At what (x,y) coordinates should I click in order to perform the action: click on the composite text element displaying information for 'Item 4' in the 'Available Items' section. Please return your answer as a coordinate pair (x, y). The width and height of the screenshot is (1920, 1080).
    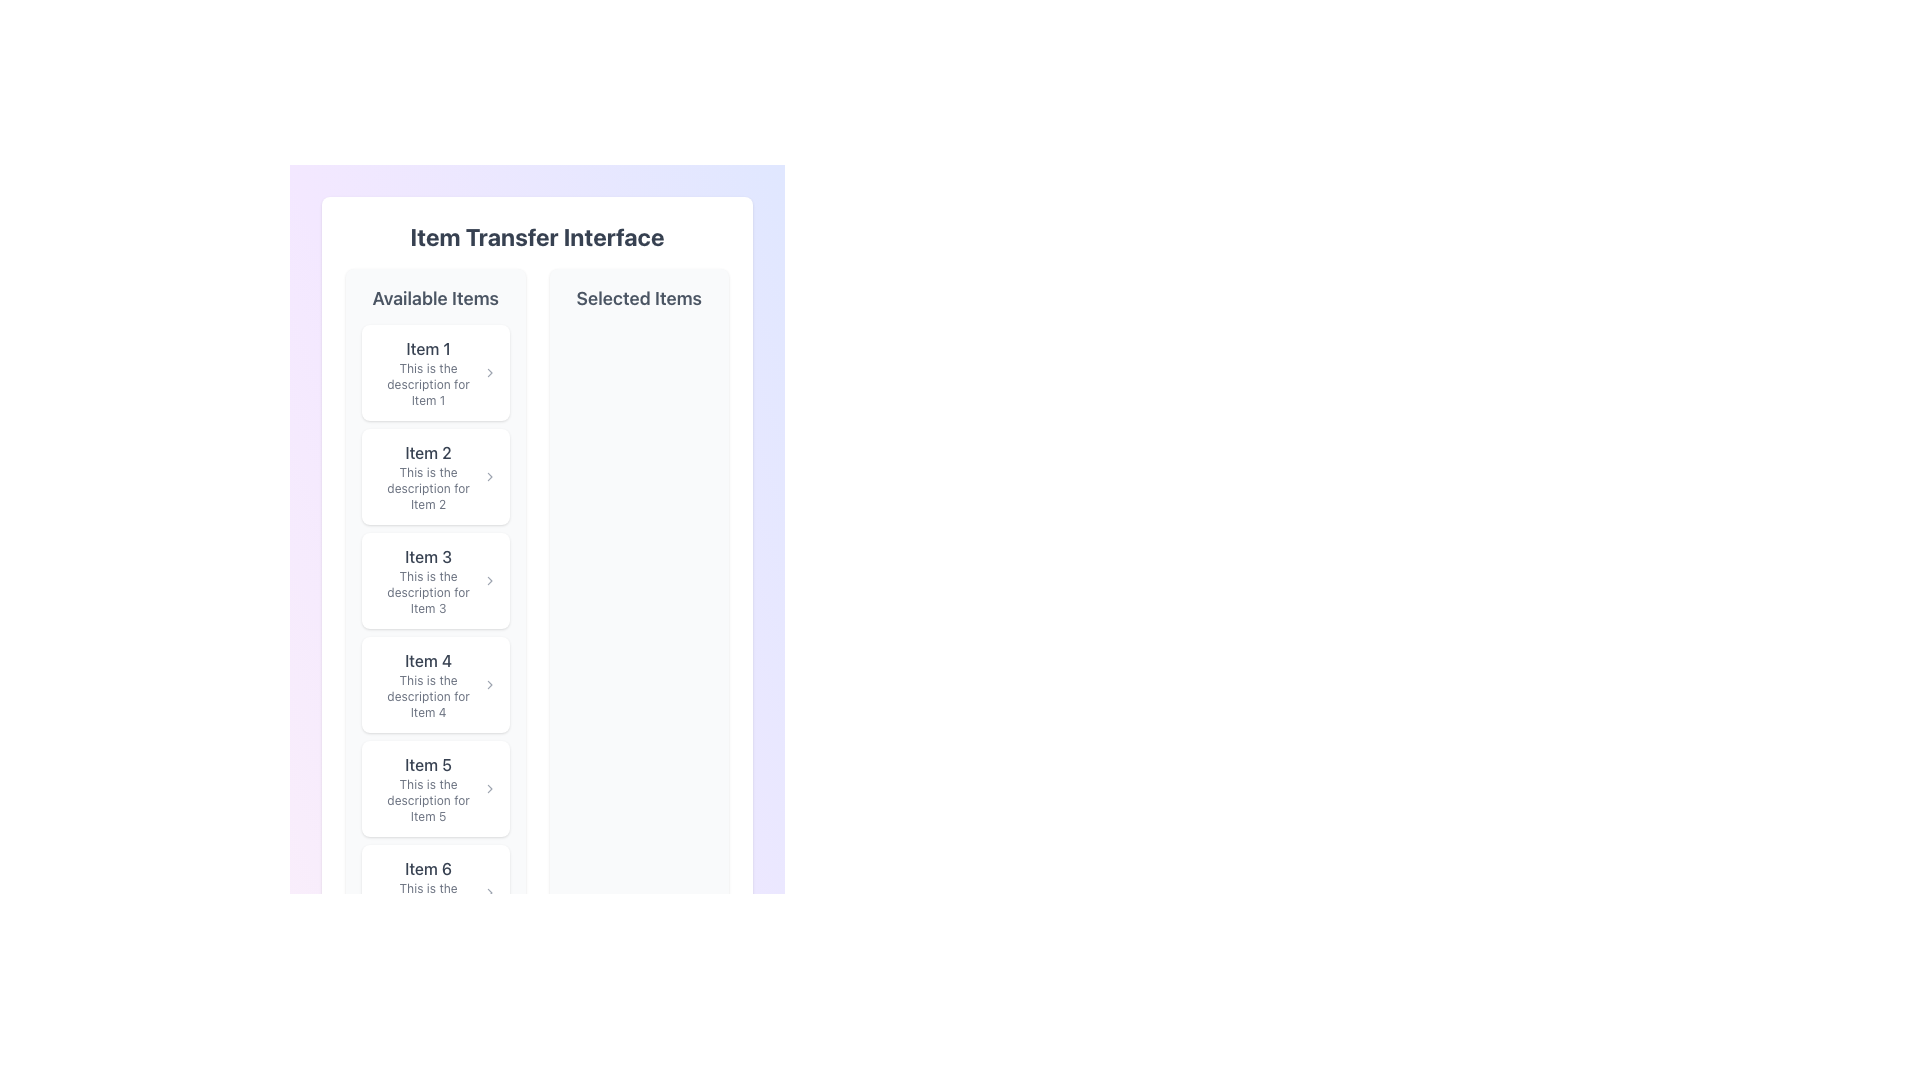
    Looking at the image, I should click on (427, 684).